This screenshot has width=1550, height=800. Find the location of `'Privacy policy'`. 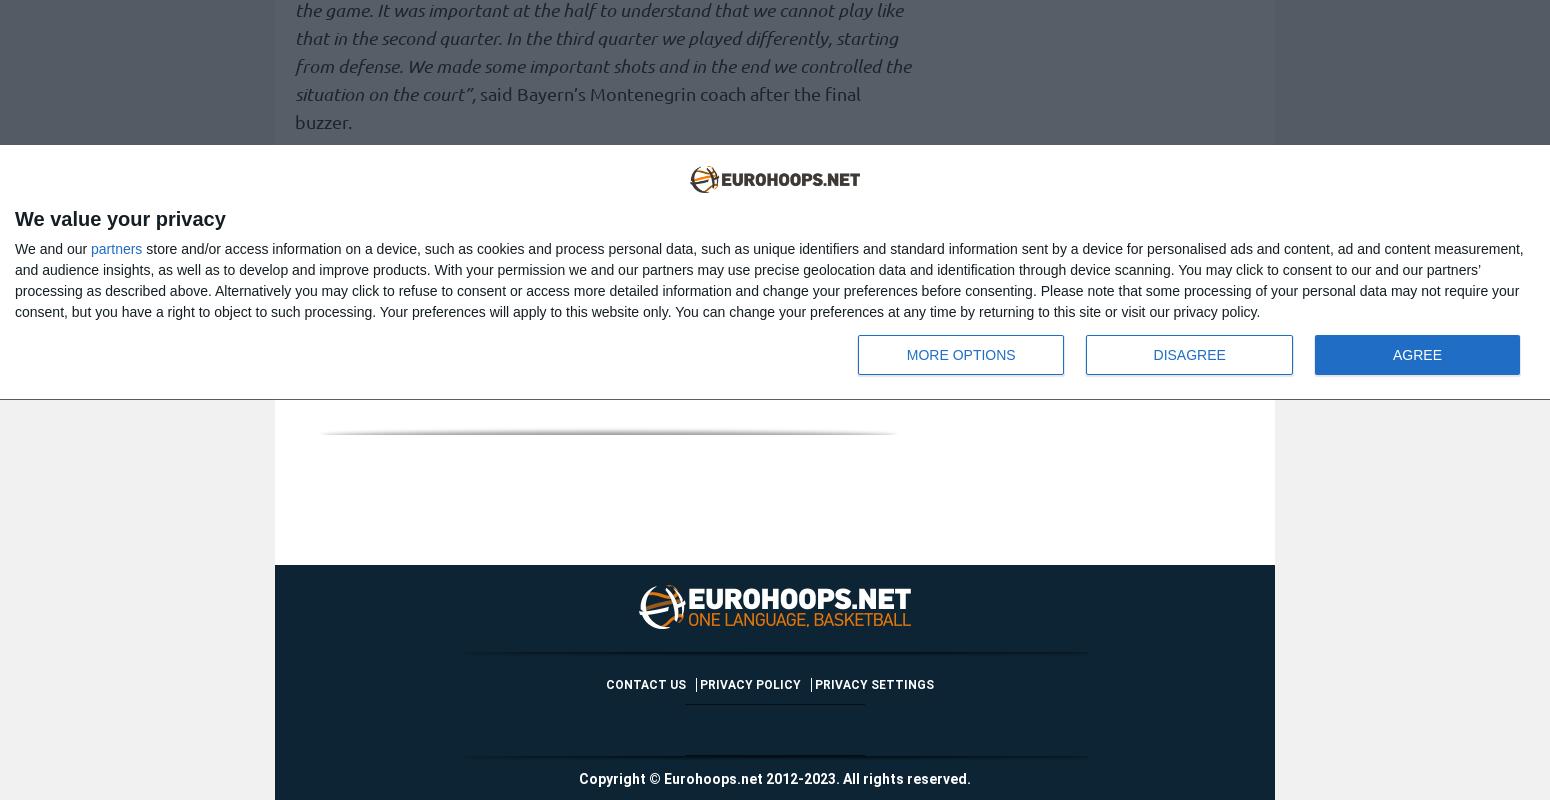

'Privacy policy' is located at coordinates (750, 684).